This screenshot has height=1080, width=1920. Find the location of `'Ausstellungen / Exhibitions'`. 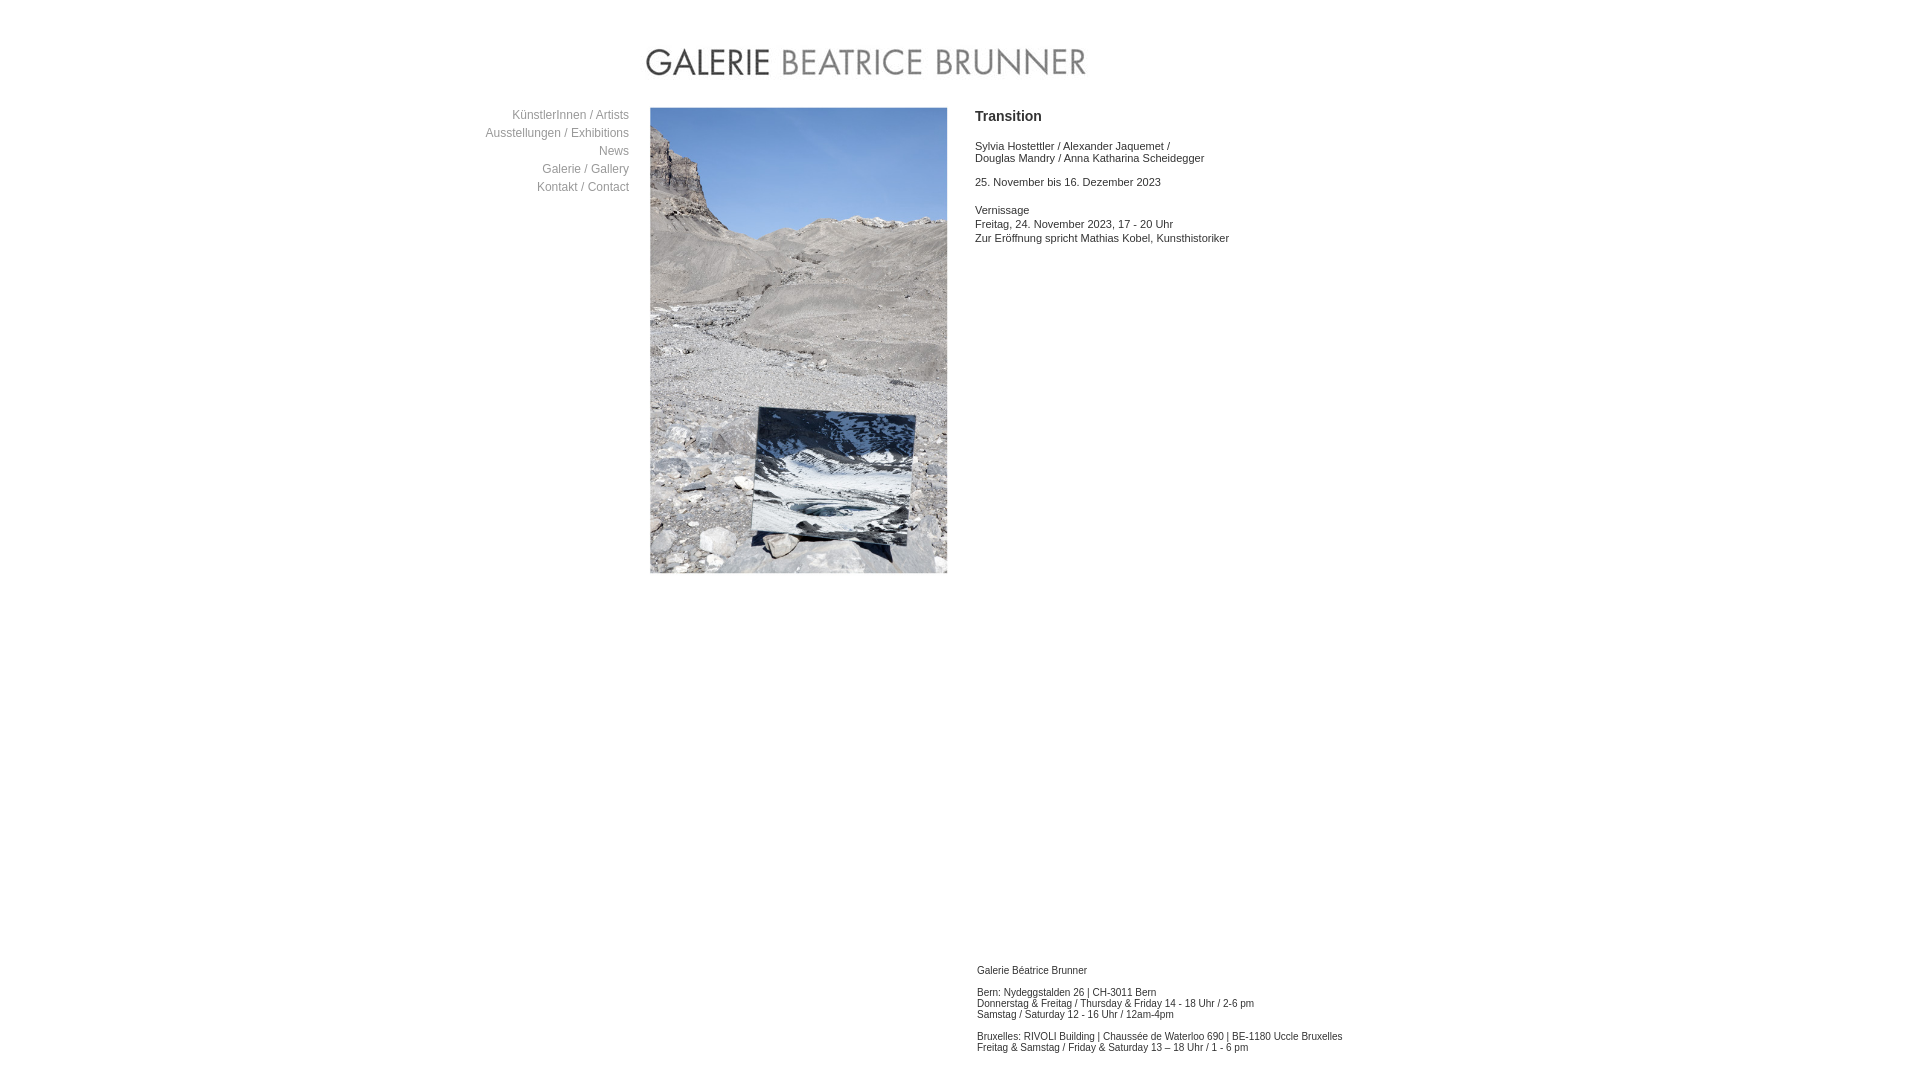

'Ausstellungen / Exhibitions' is located at coordinates (557, 132).